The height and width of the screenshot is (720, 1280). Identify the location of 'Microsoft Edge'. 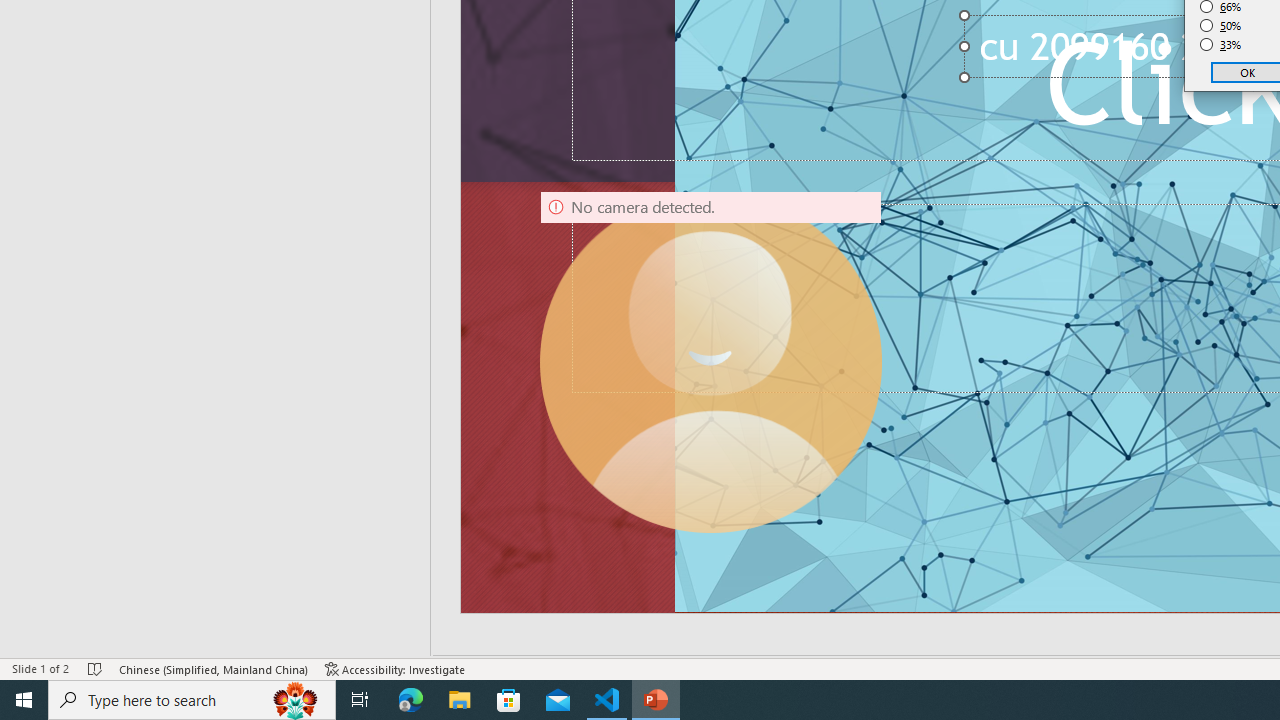
(410, 698).